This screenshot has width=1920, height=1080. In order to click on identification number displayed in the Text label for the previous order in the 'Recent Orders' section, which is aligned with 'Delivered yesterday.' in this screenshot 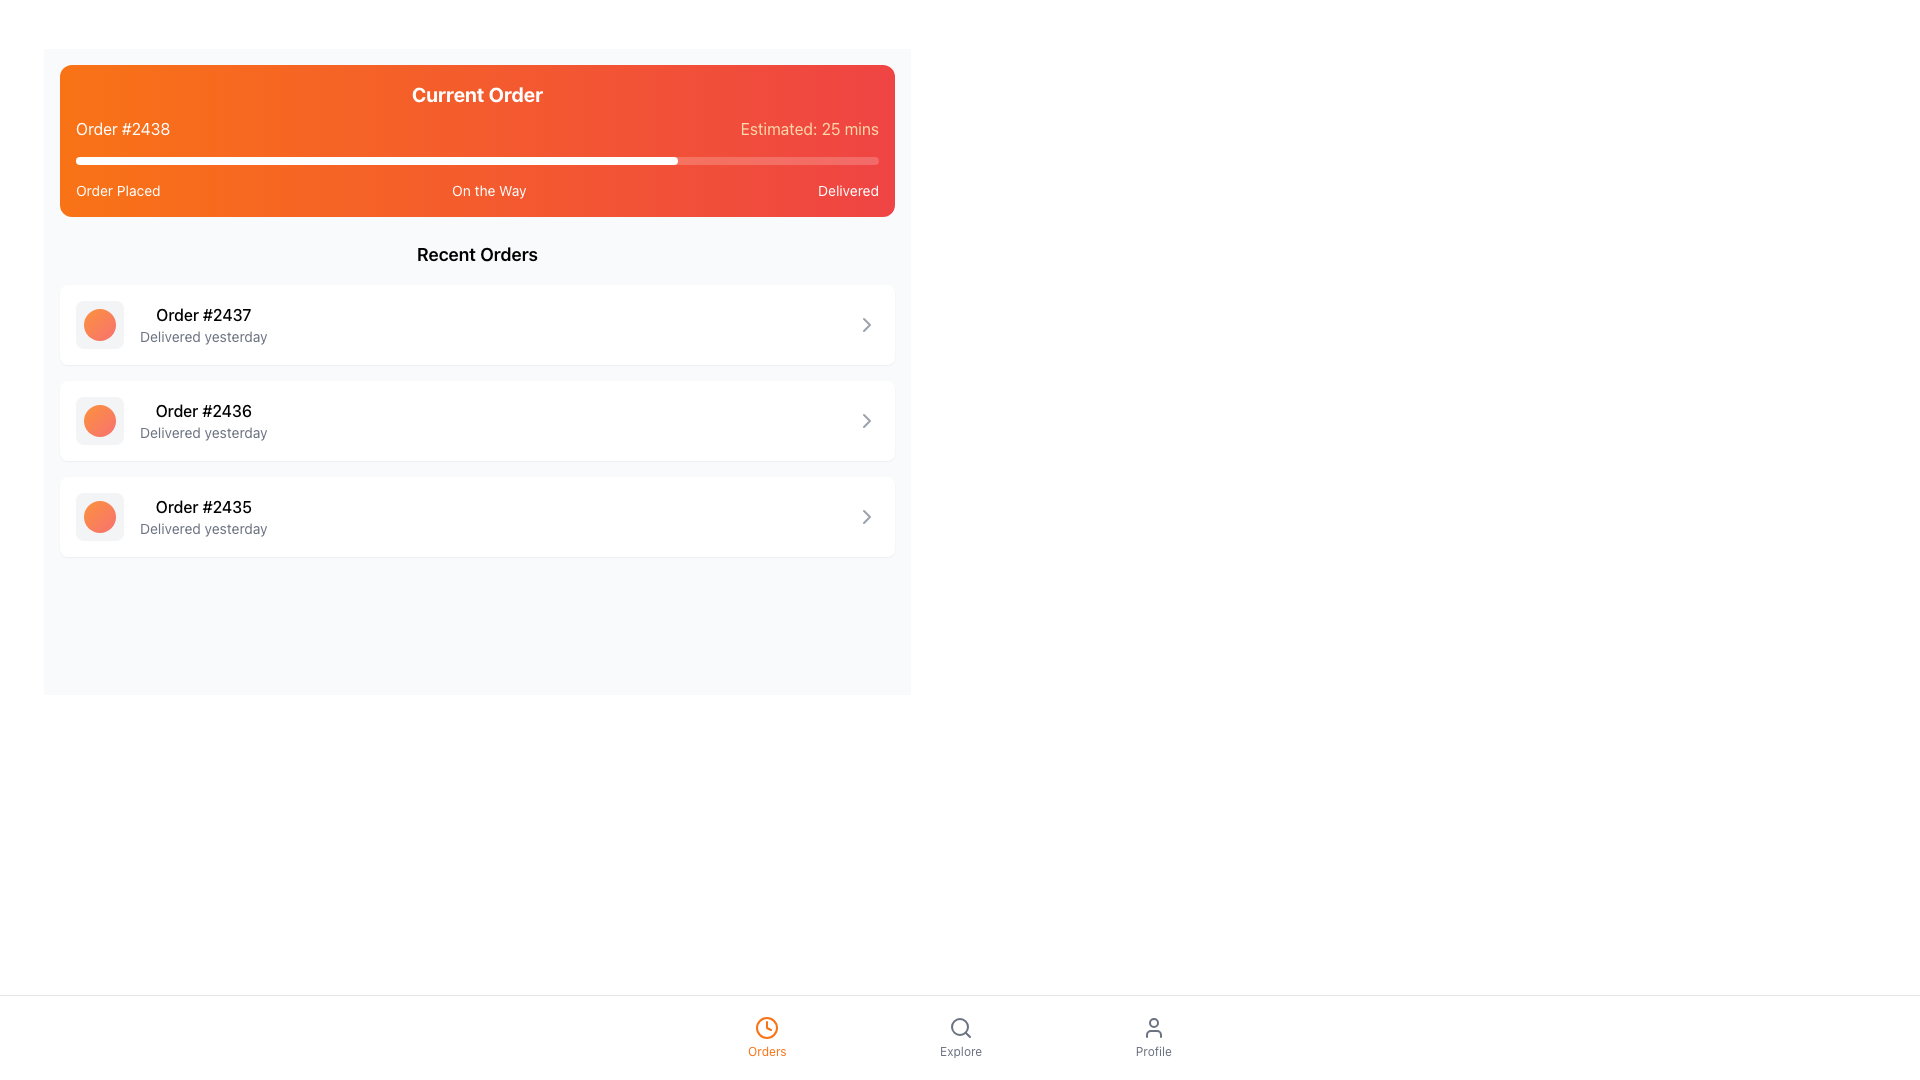, I will do `click(203, 315)`.